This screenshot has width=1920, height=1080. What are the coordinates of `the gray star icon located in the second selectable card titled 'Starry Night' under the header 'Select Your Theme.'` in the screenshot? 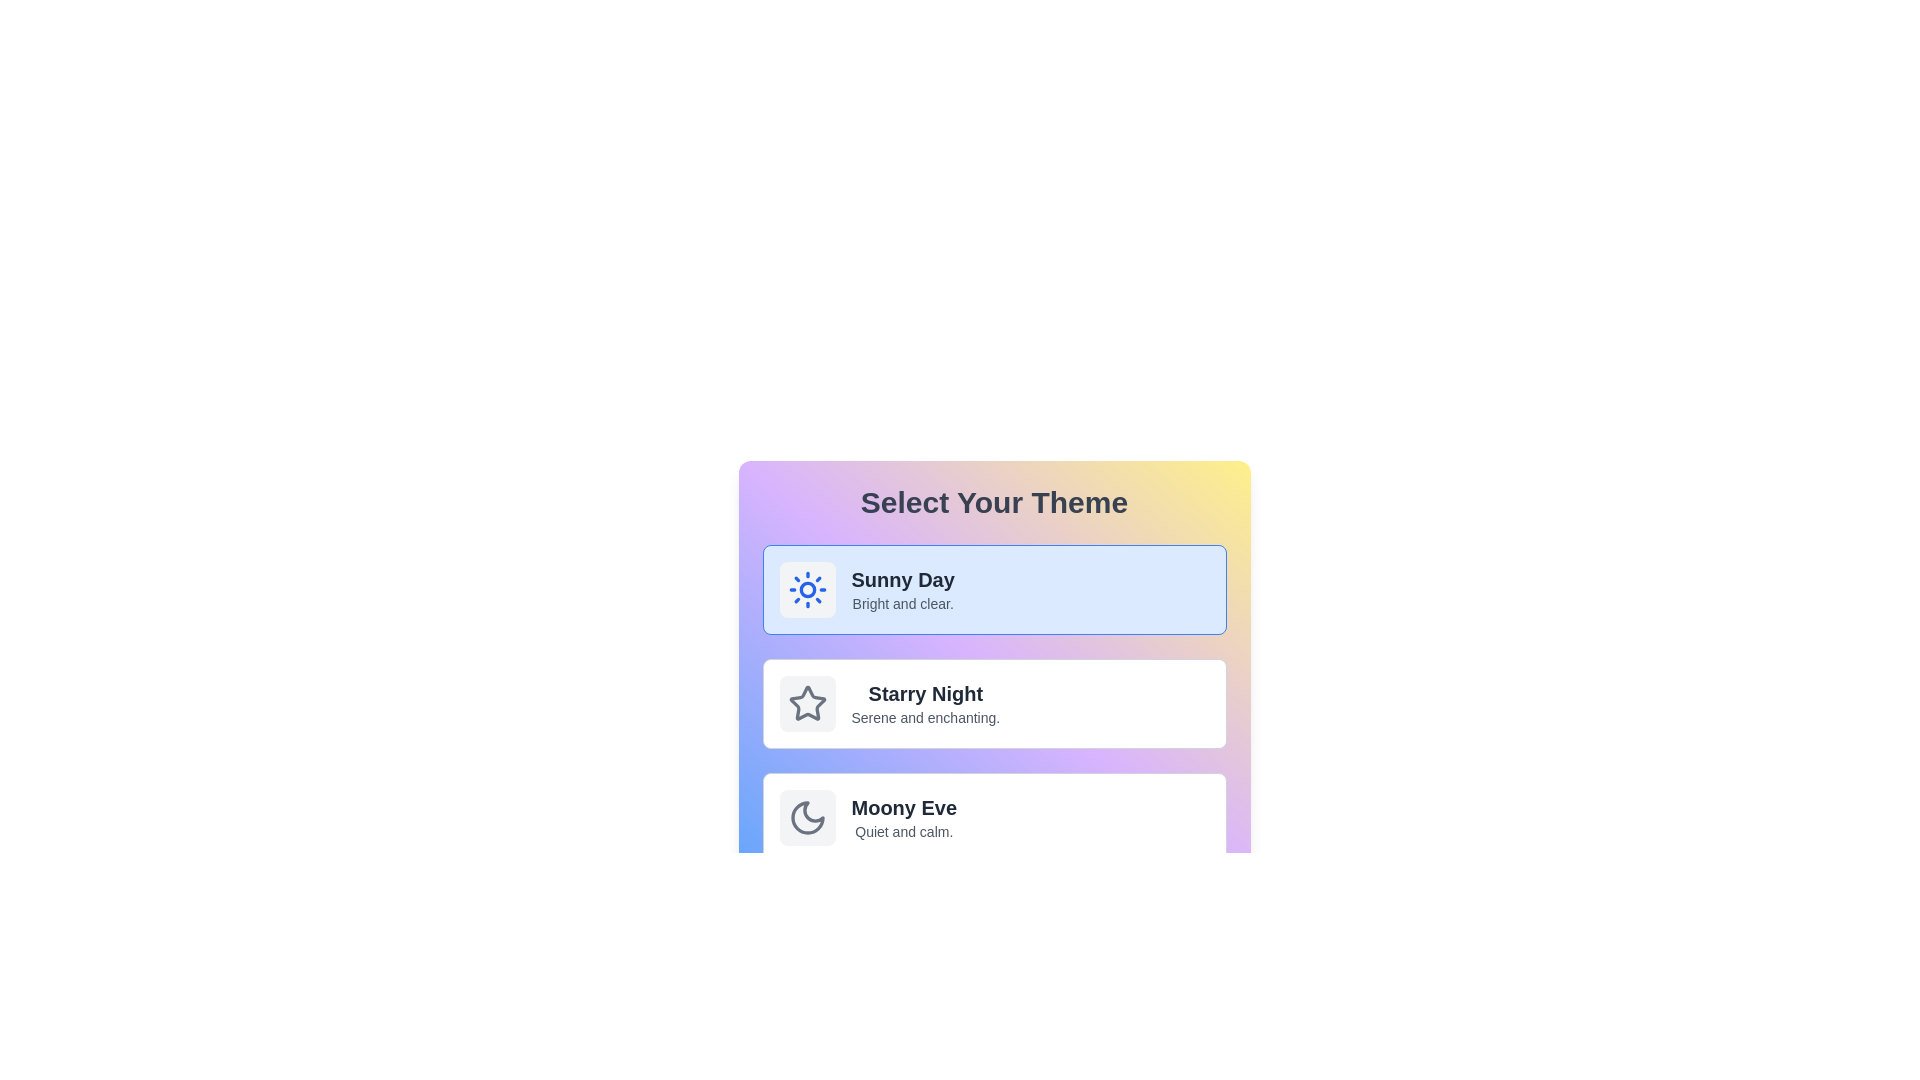 It's located at (807, 703).